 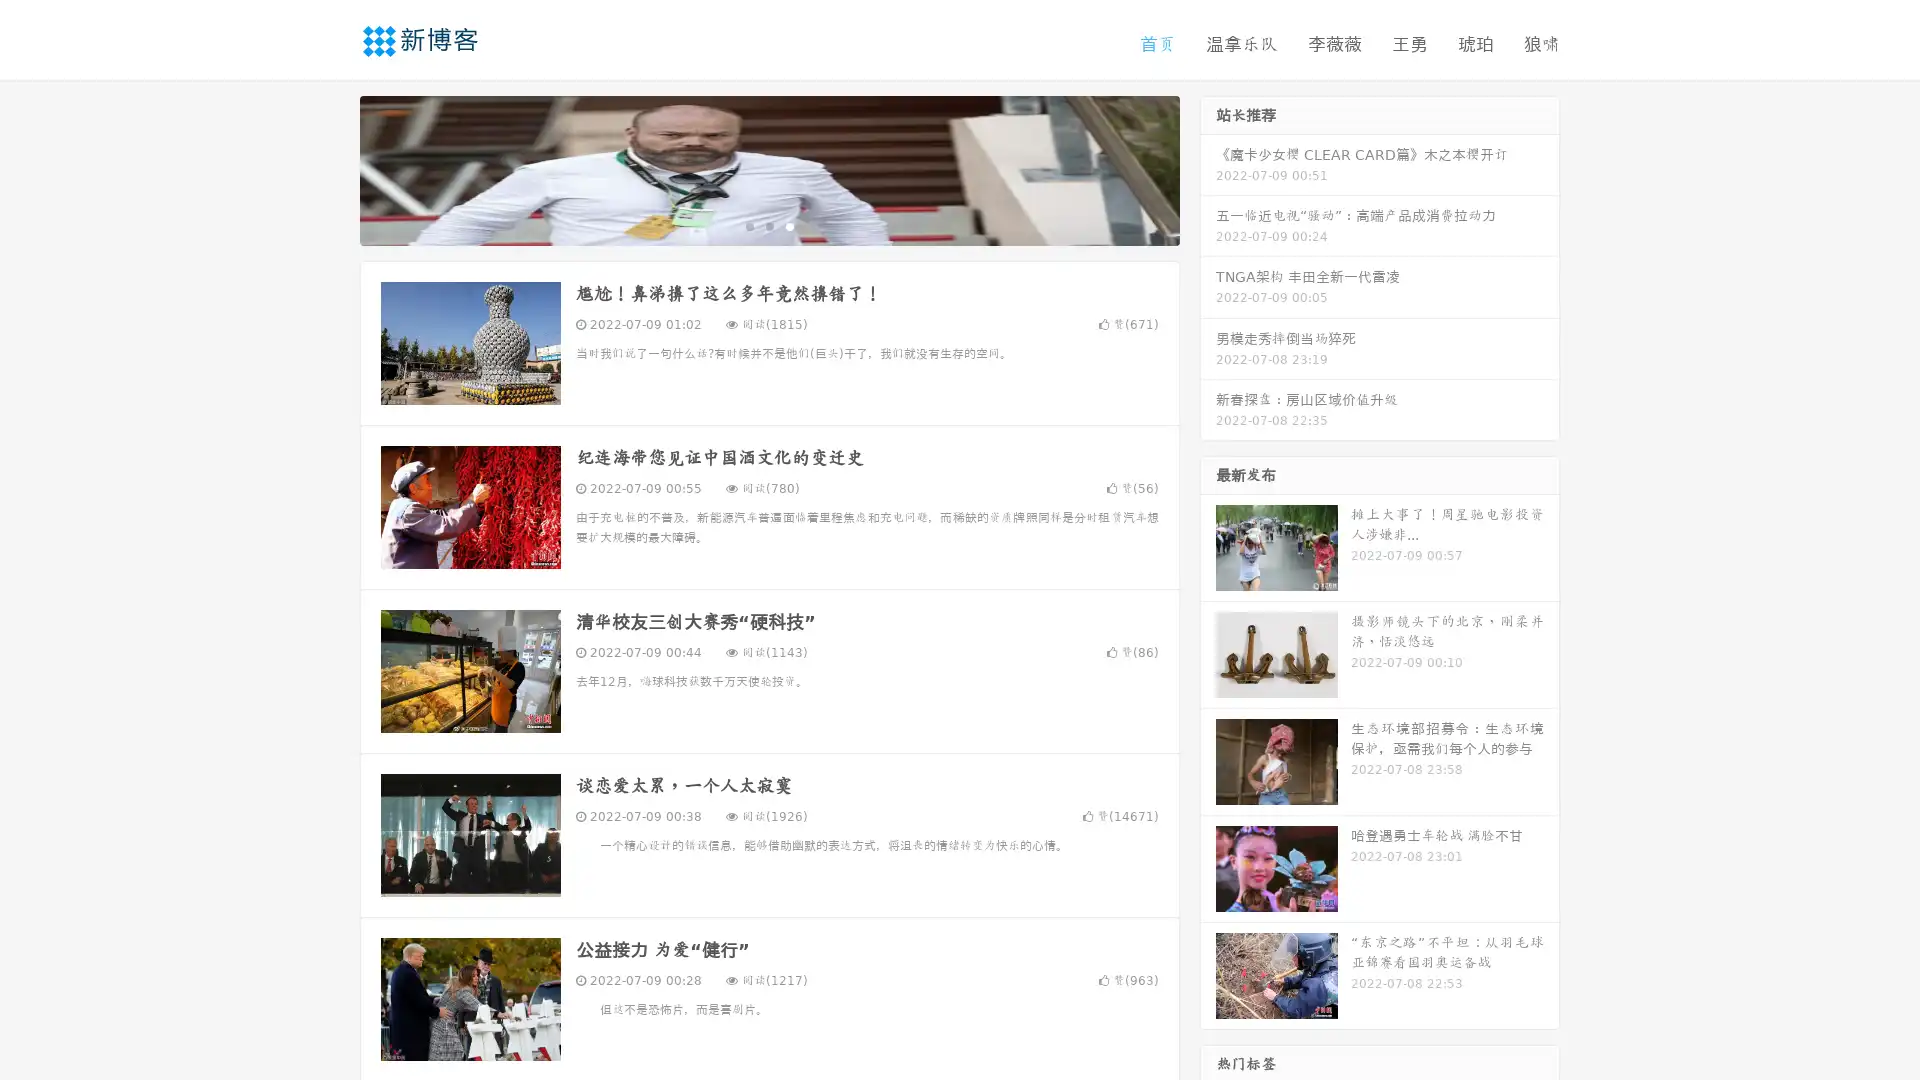 I want to click on Previous slide, so click(x=330, y=168).